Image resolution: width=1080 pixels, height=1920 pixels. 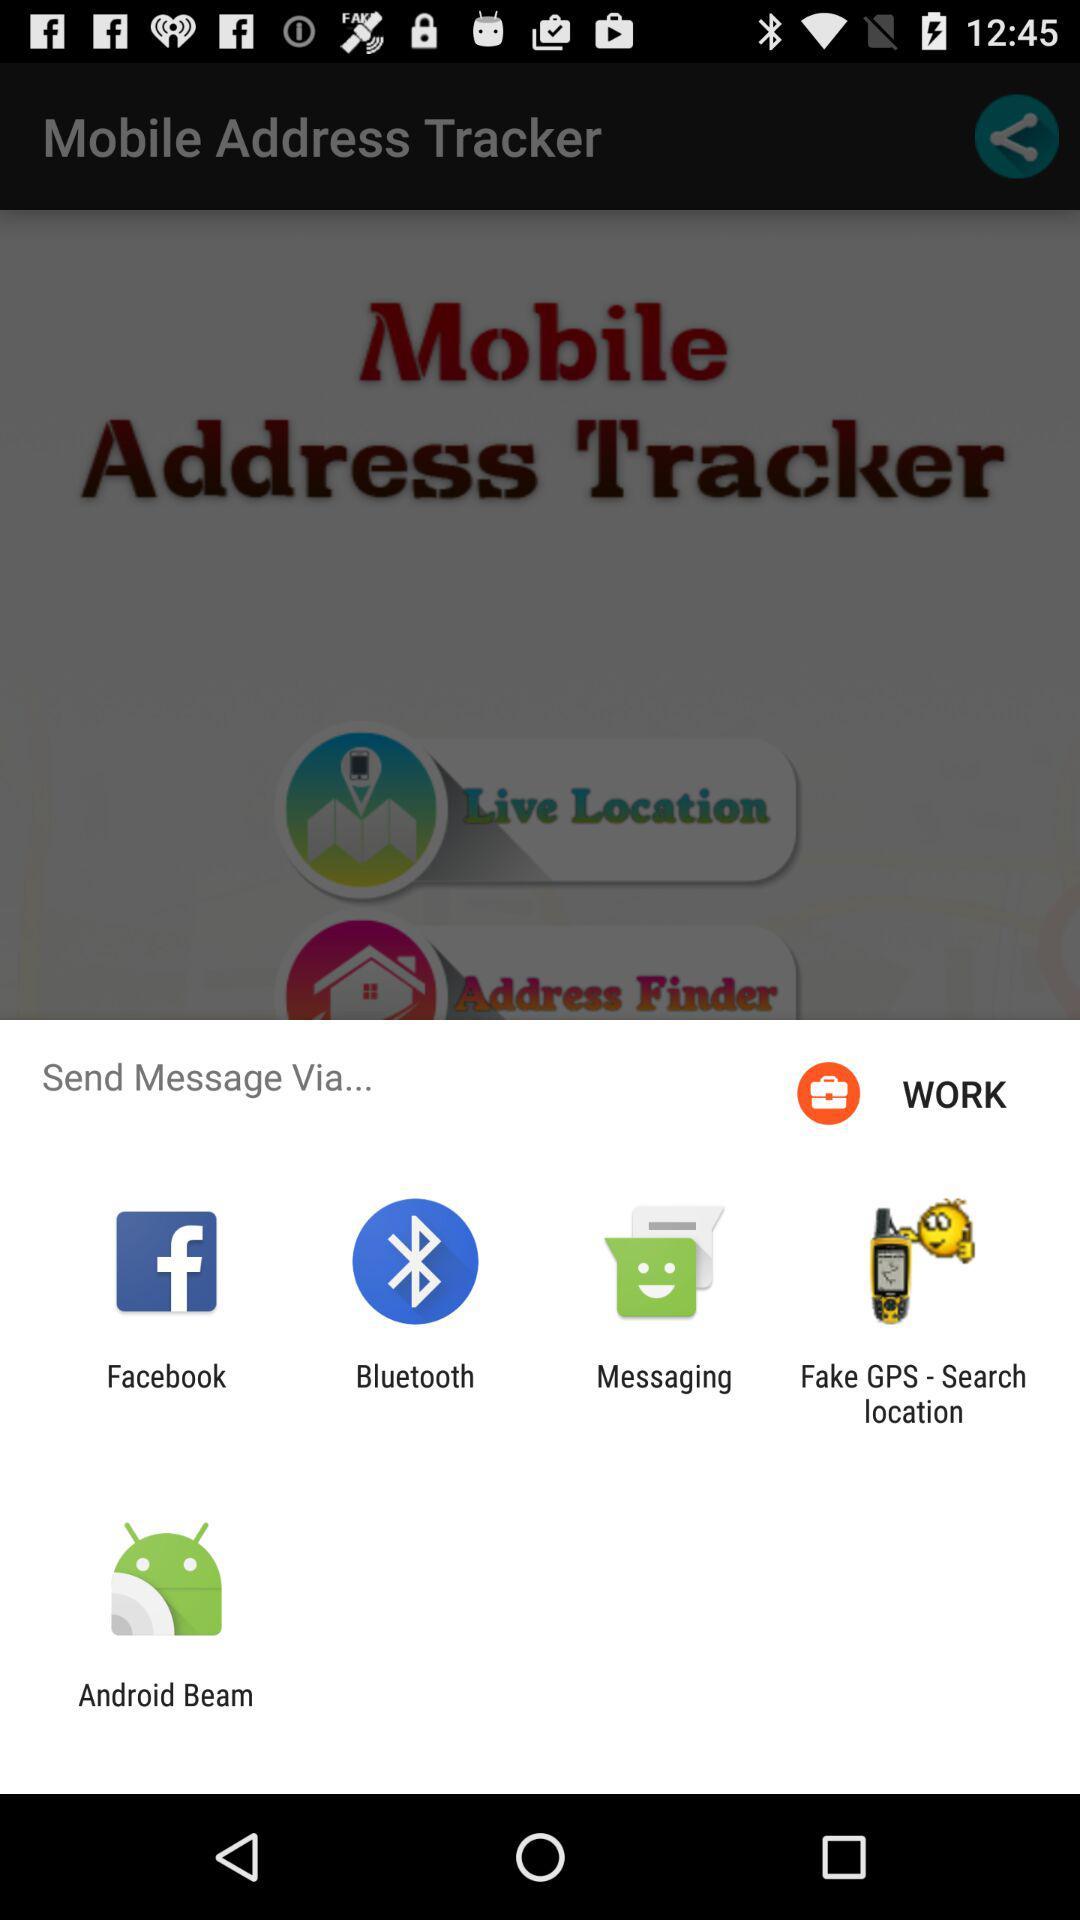 I want to click on the messaging icon, so click(x=664, y=1392).